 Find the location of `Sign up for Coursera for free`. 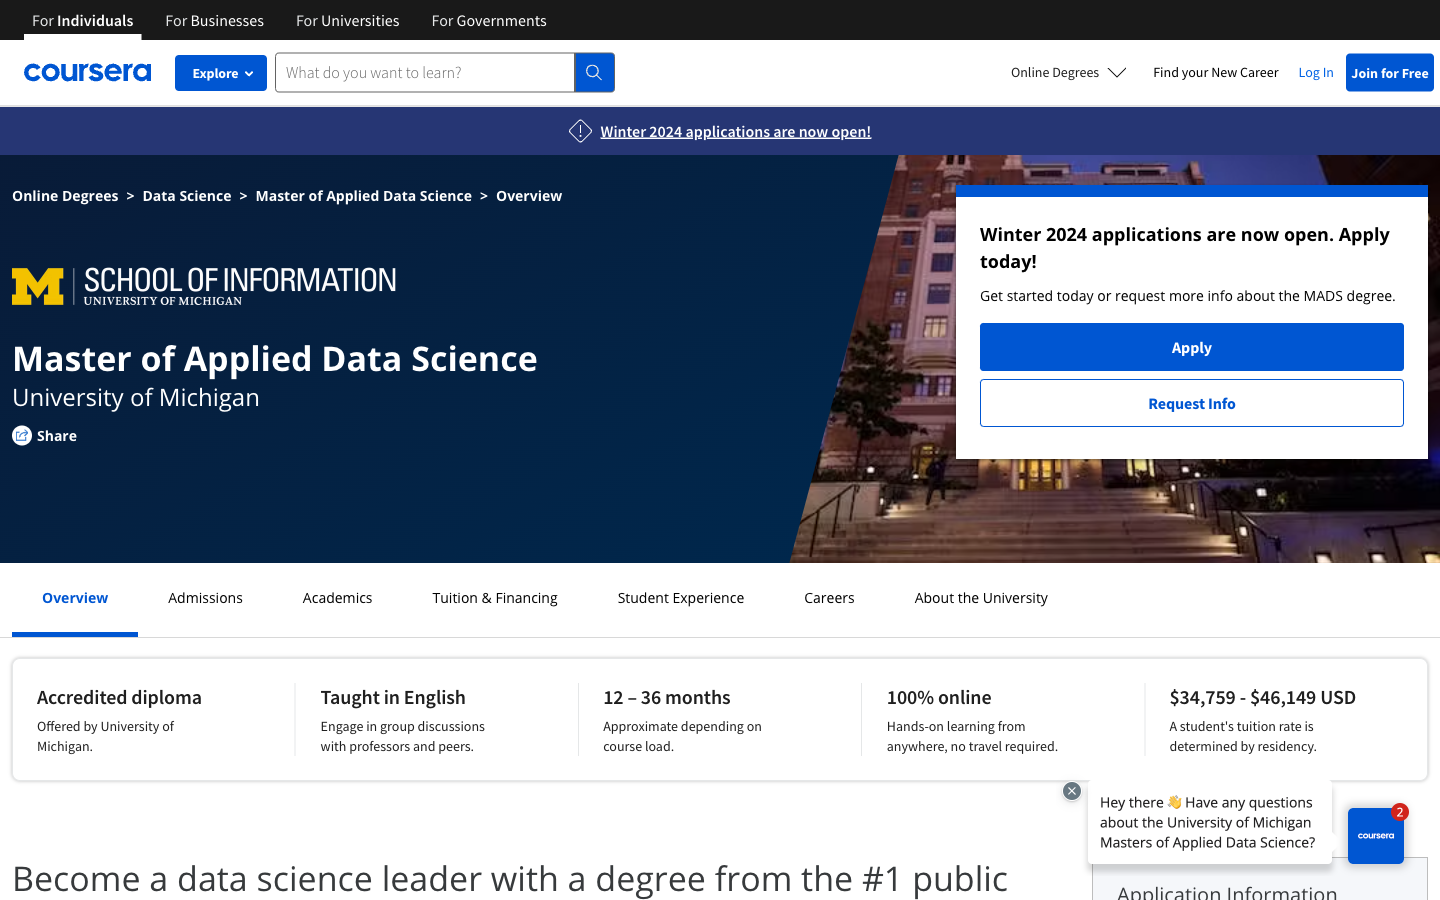

Sign up for Coursera for free is located at coordinates (1390, 71).